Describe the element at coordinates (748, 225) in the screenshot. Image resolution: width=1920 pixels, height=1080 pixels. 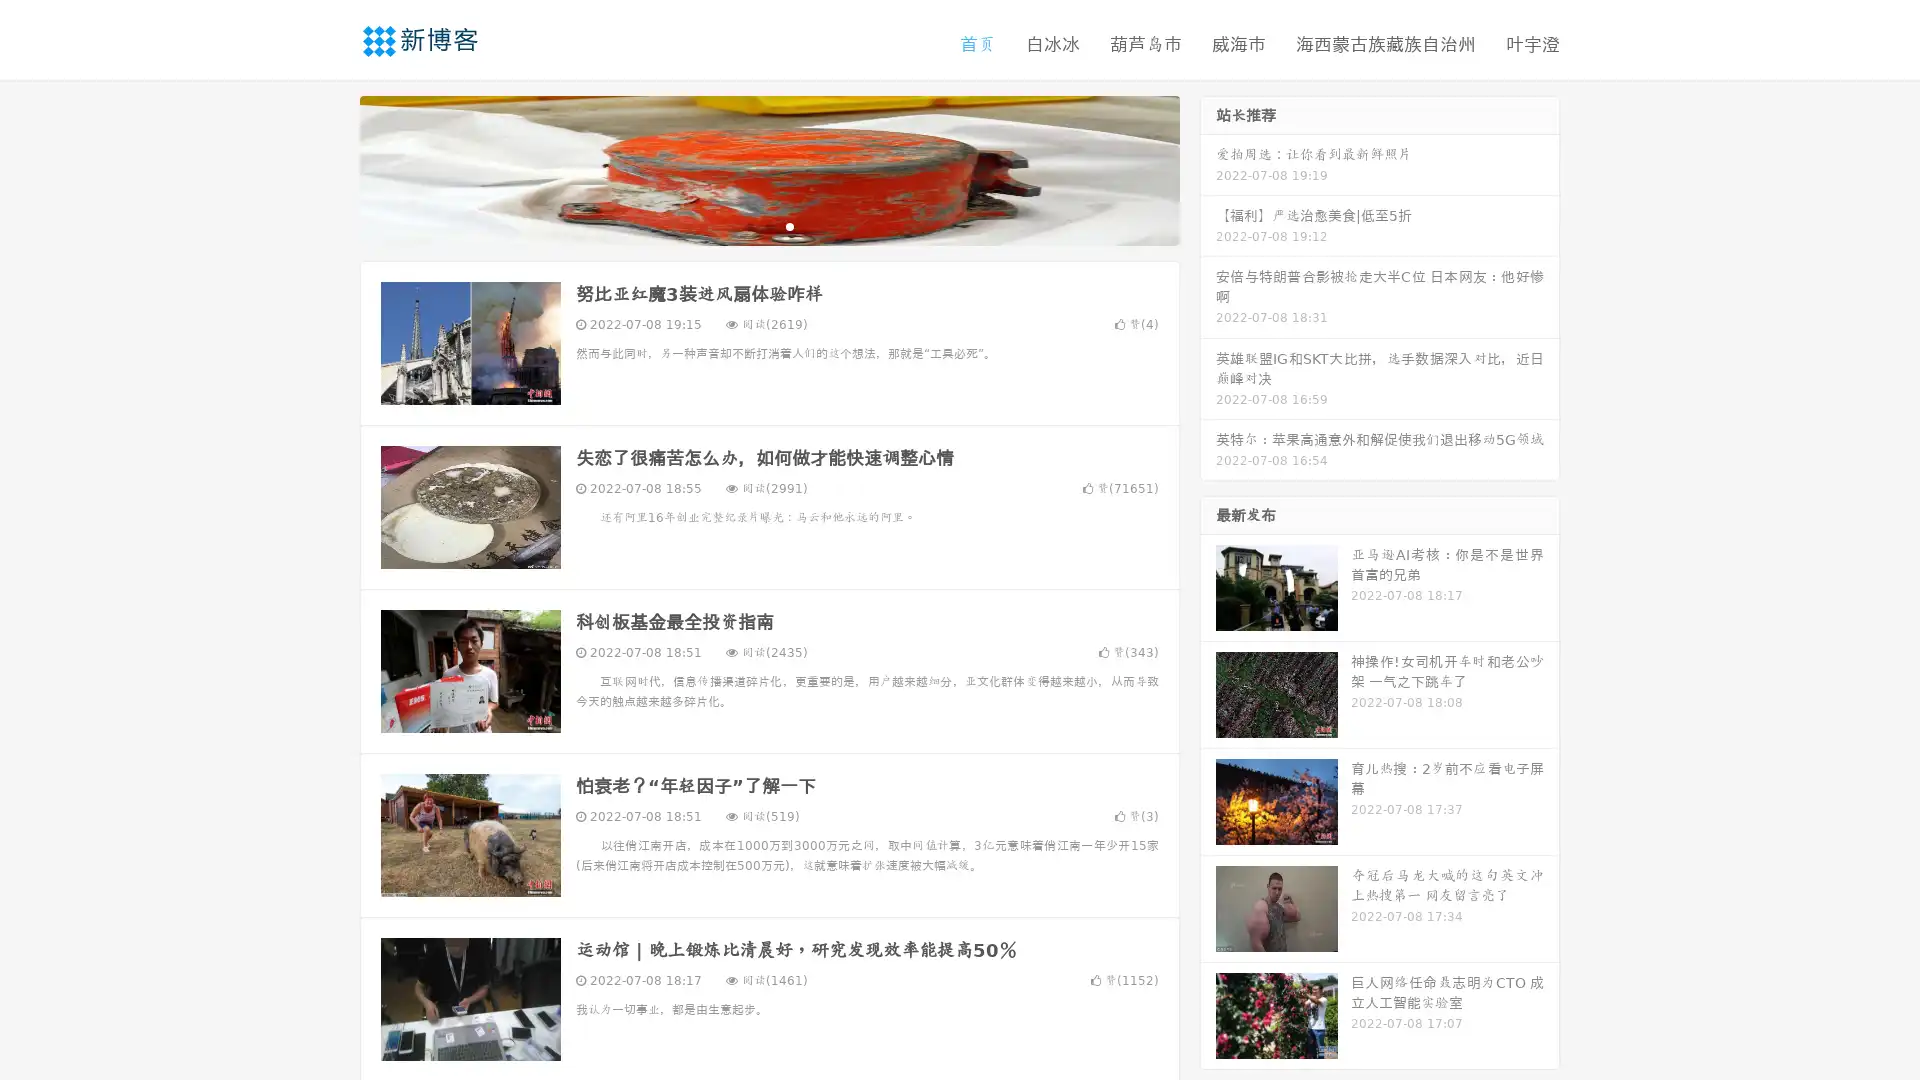
I see `Go to slide 1` at that location.